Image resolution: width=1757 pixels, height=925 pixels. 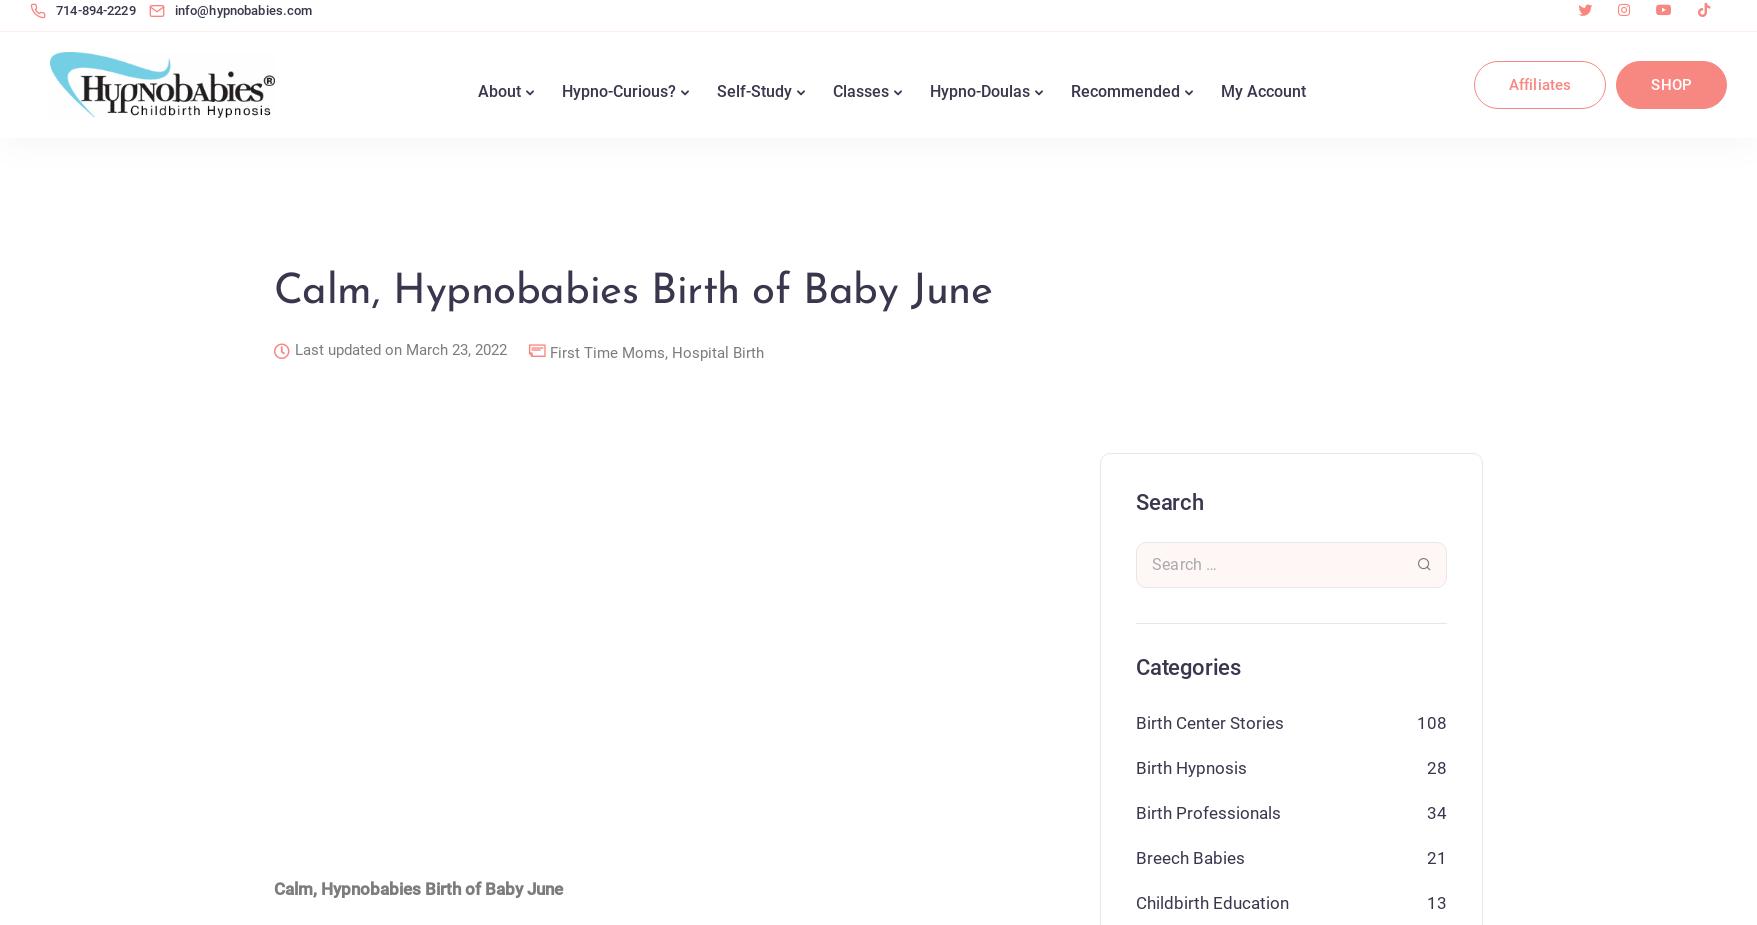 What do you see at coordinates (815, 239) in the screenshot?
I see `'Hypnobabies Hypnobirthing Online Self-Study Demo'` at bounding box center [815, 239].